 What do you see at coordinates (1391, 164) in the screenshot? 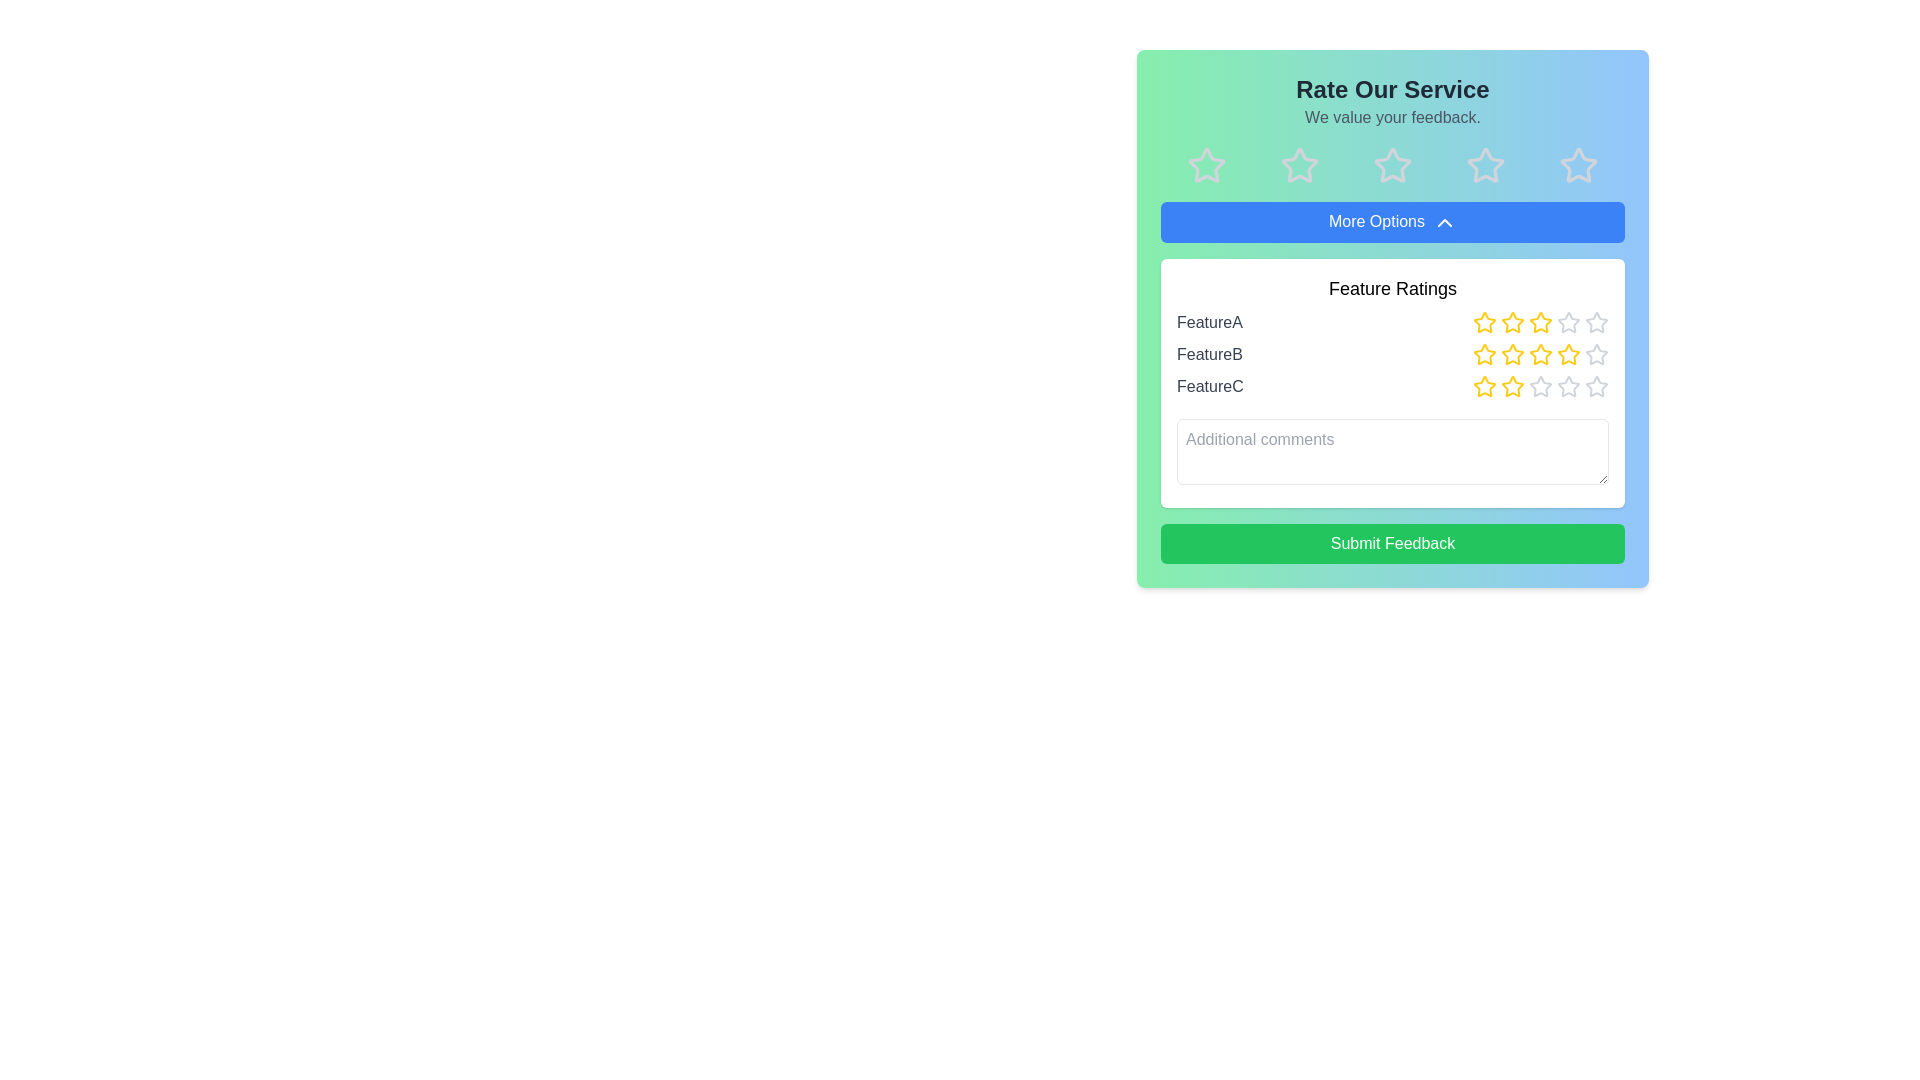
I see `the third rating star in the row of five stars` at bounding box center [1391, 164].